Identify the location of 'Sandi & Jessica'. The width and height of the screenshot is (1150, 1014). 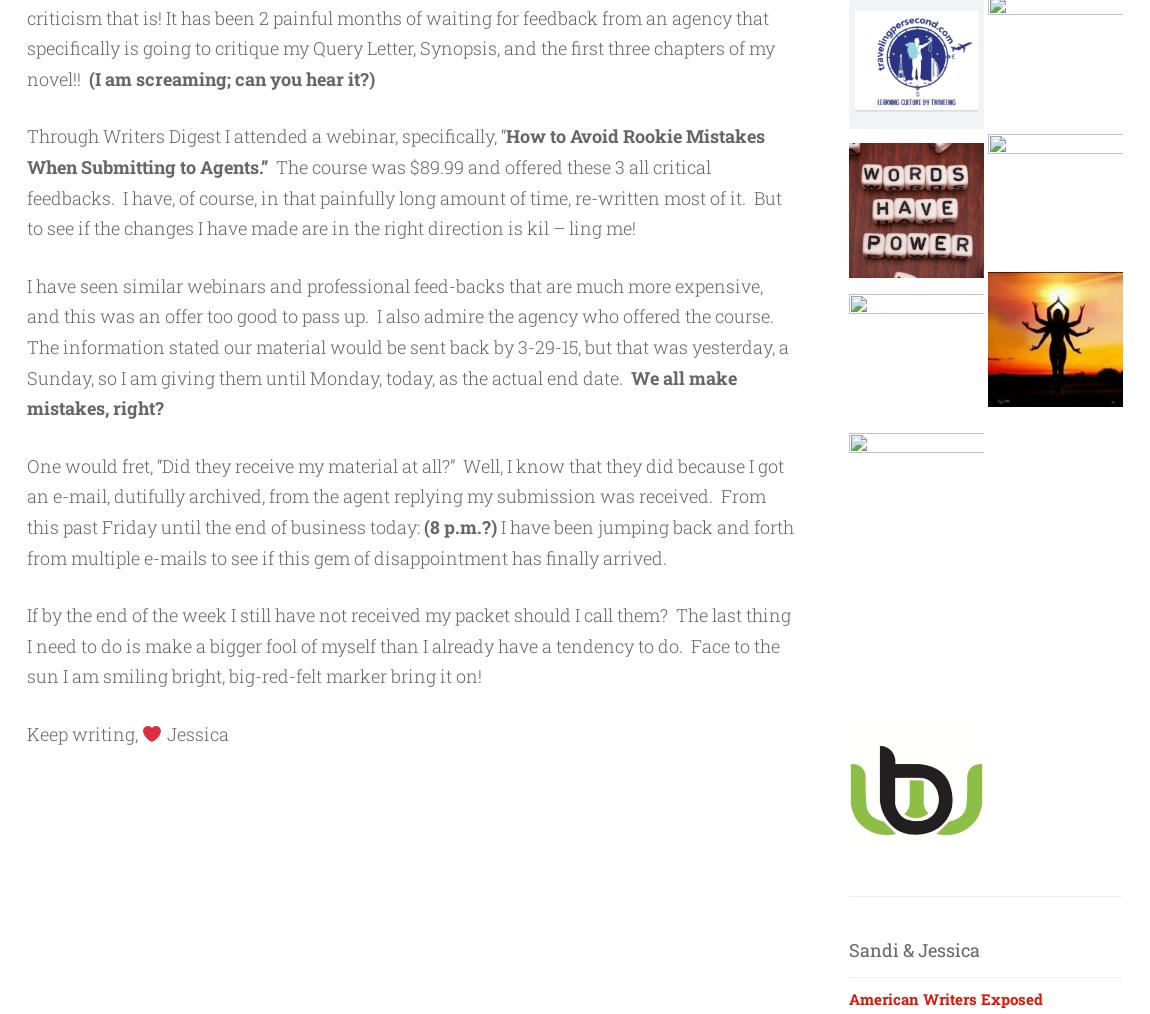
(914, 950).